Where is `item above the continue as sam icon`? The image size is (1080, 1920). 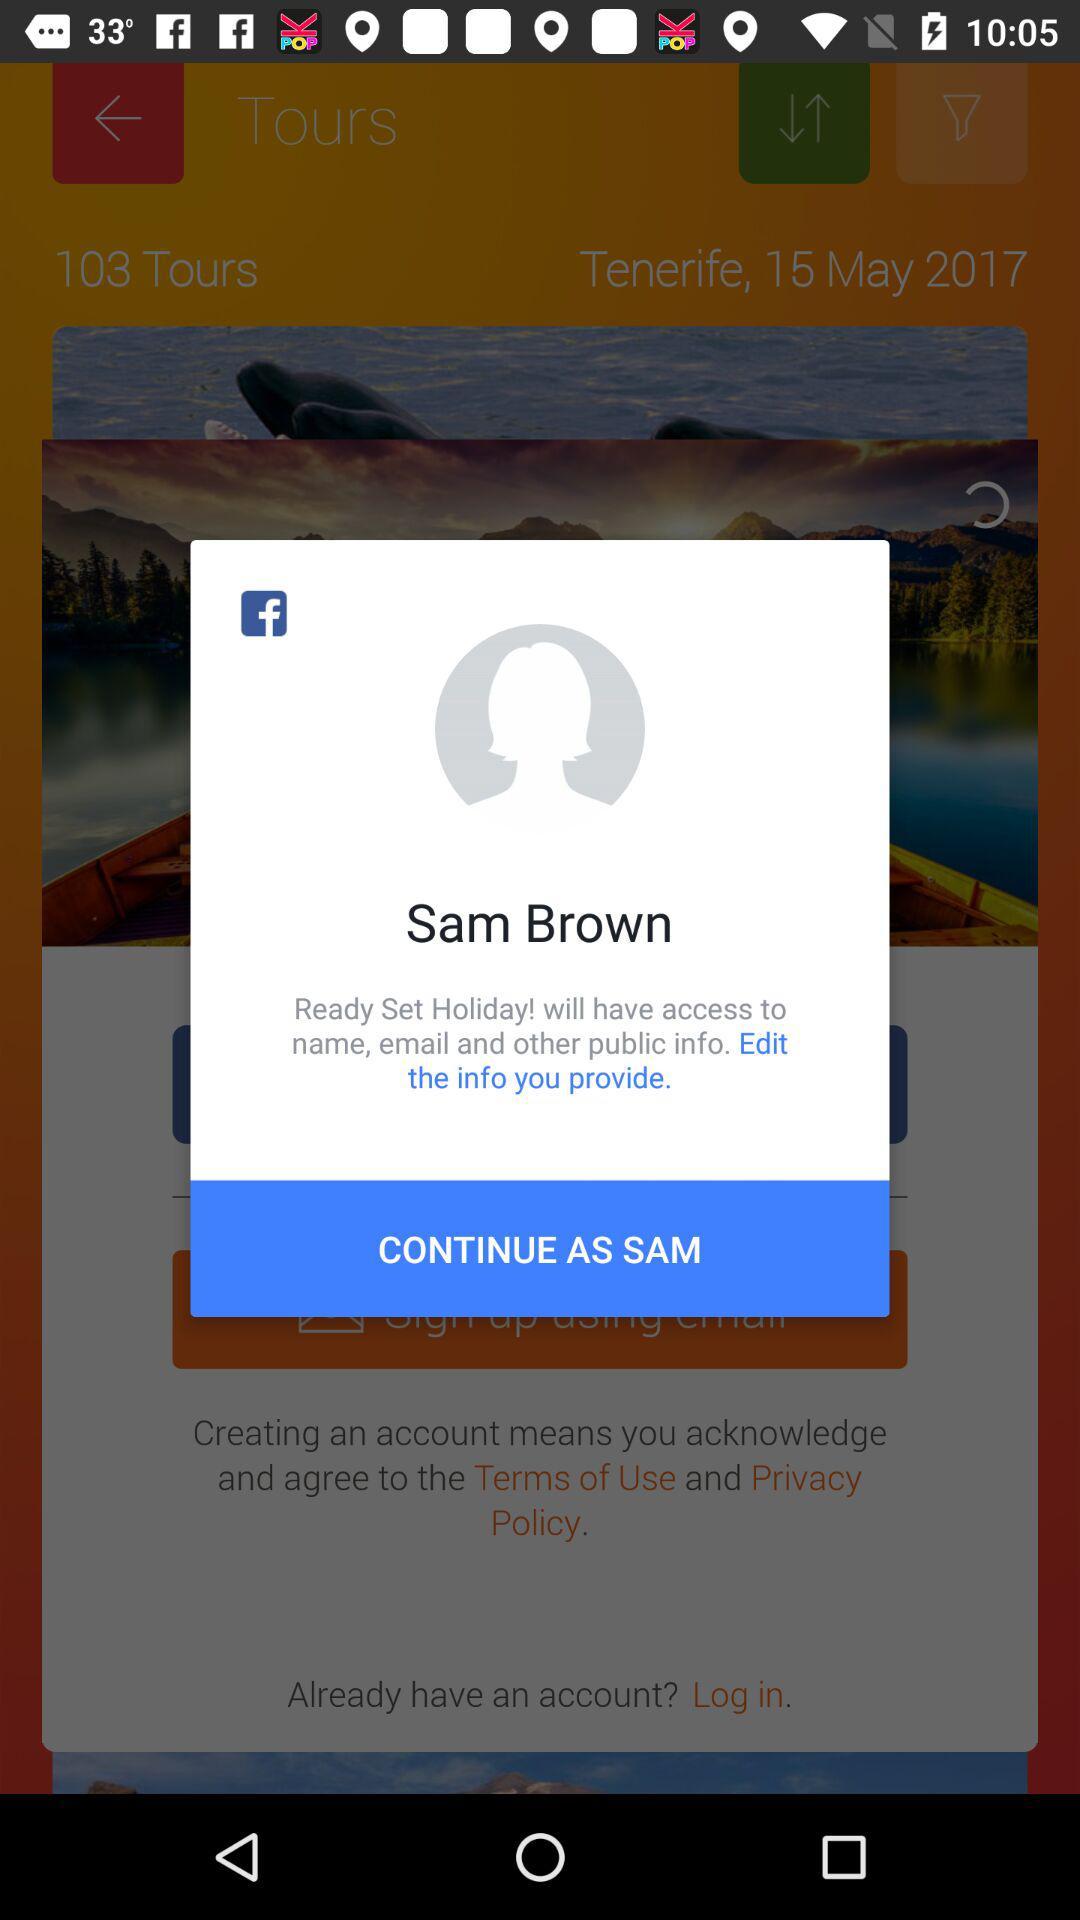
item above the continue as sam icon is located at coordinates (540, 1041).